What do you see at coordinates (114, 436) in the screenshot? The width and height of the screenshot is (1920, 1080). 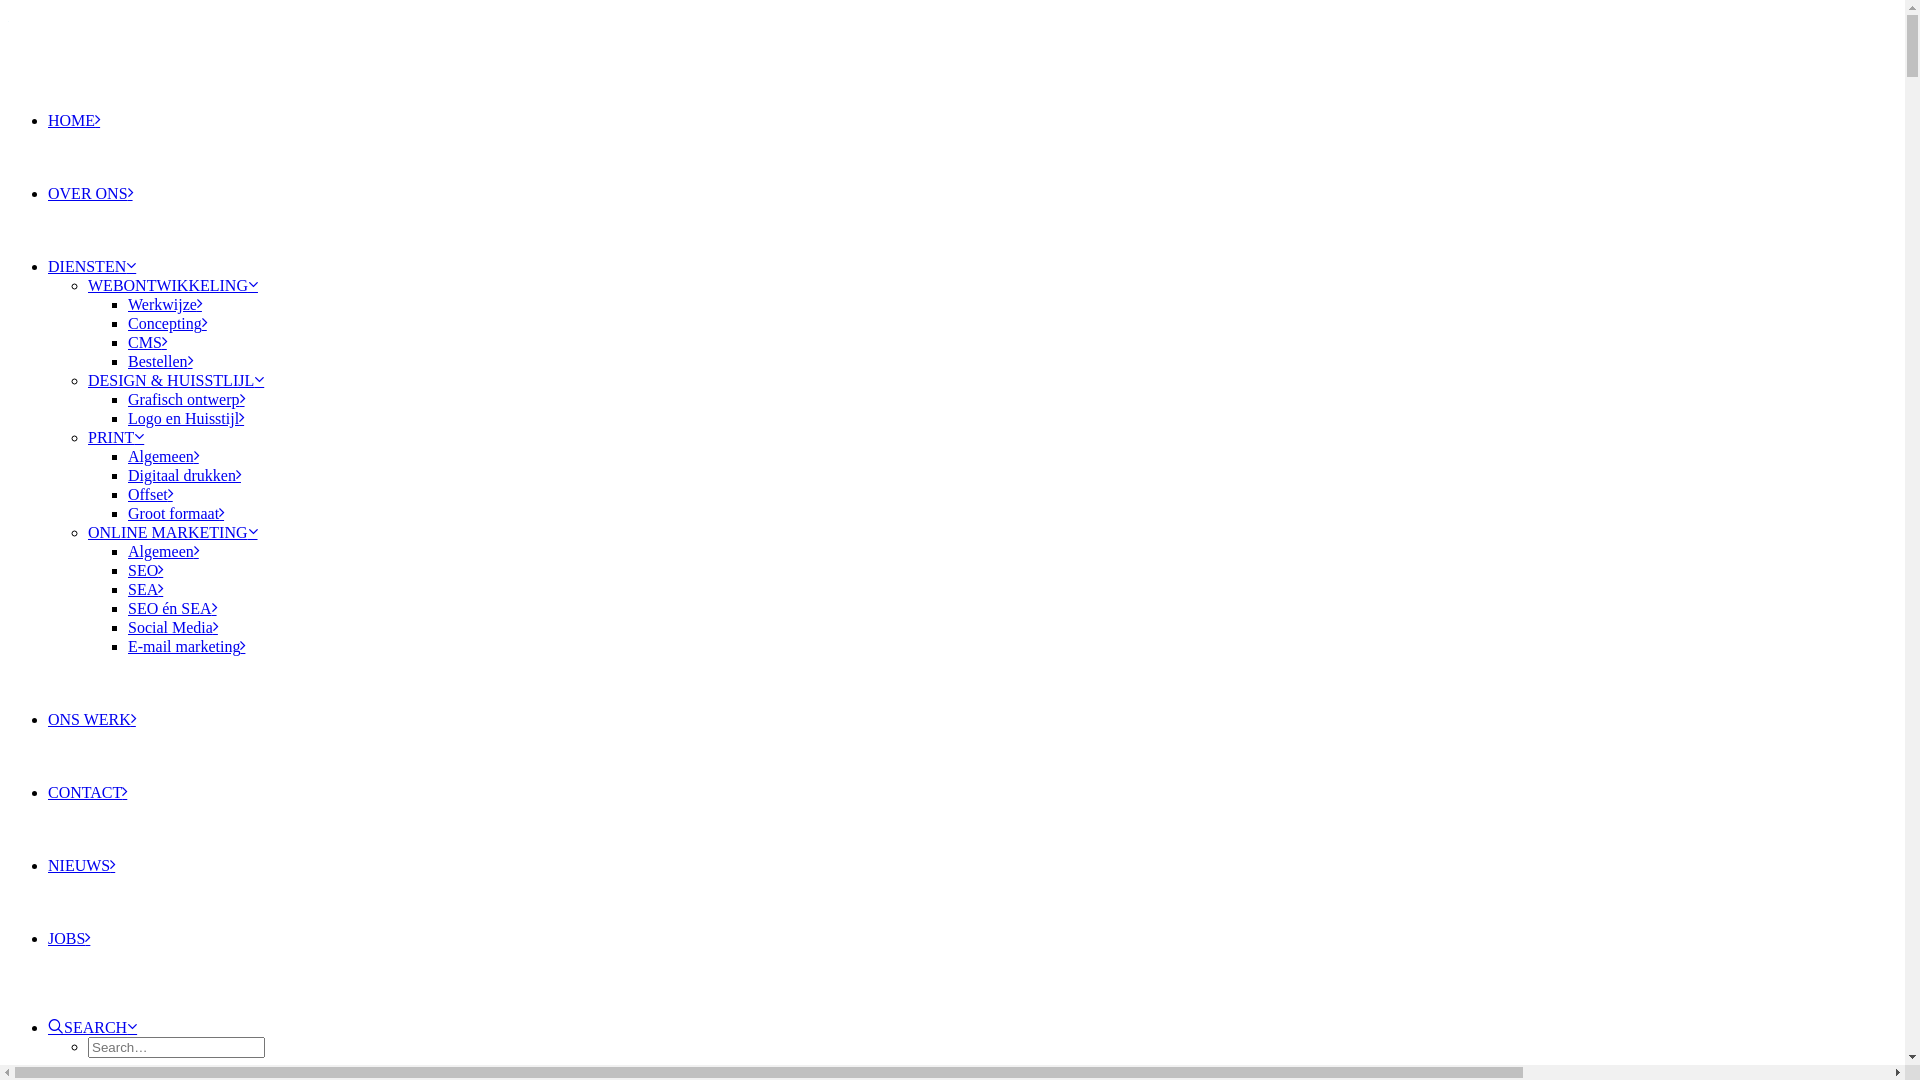 I see `'PRINT'` at bounding box center [114, 436].